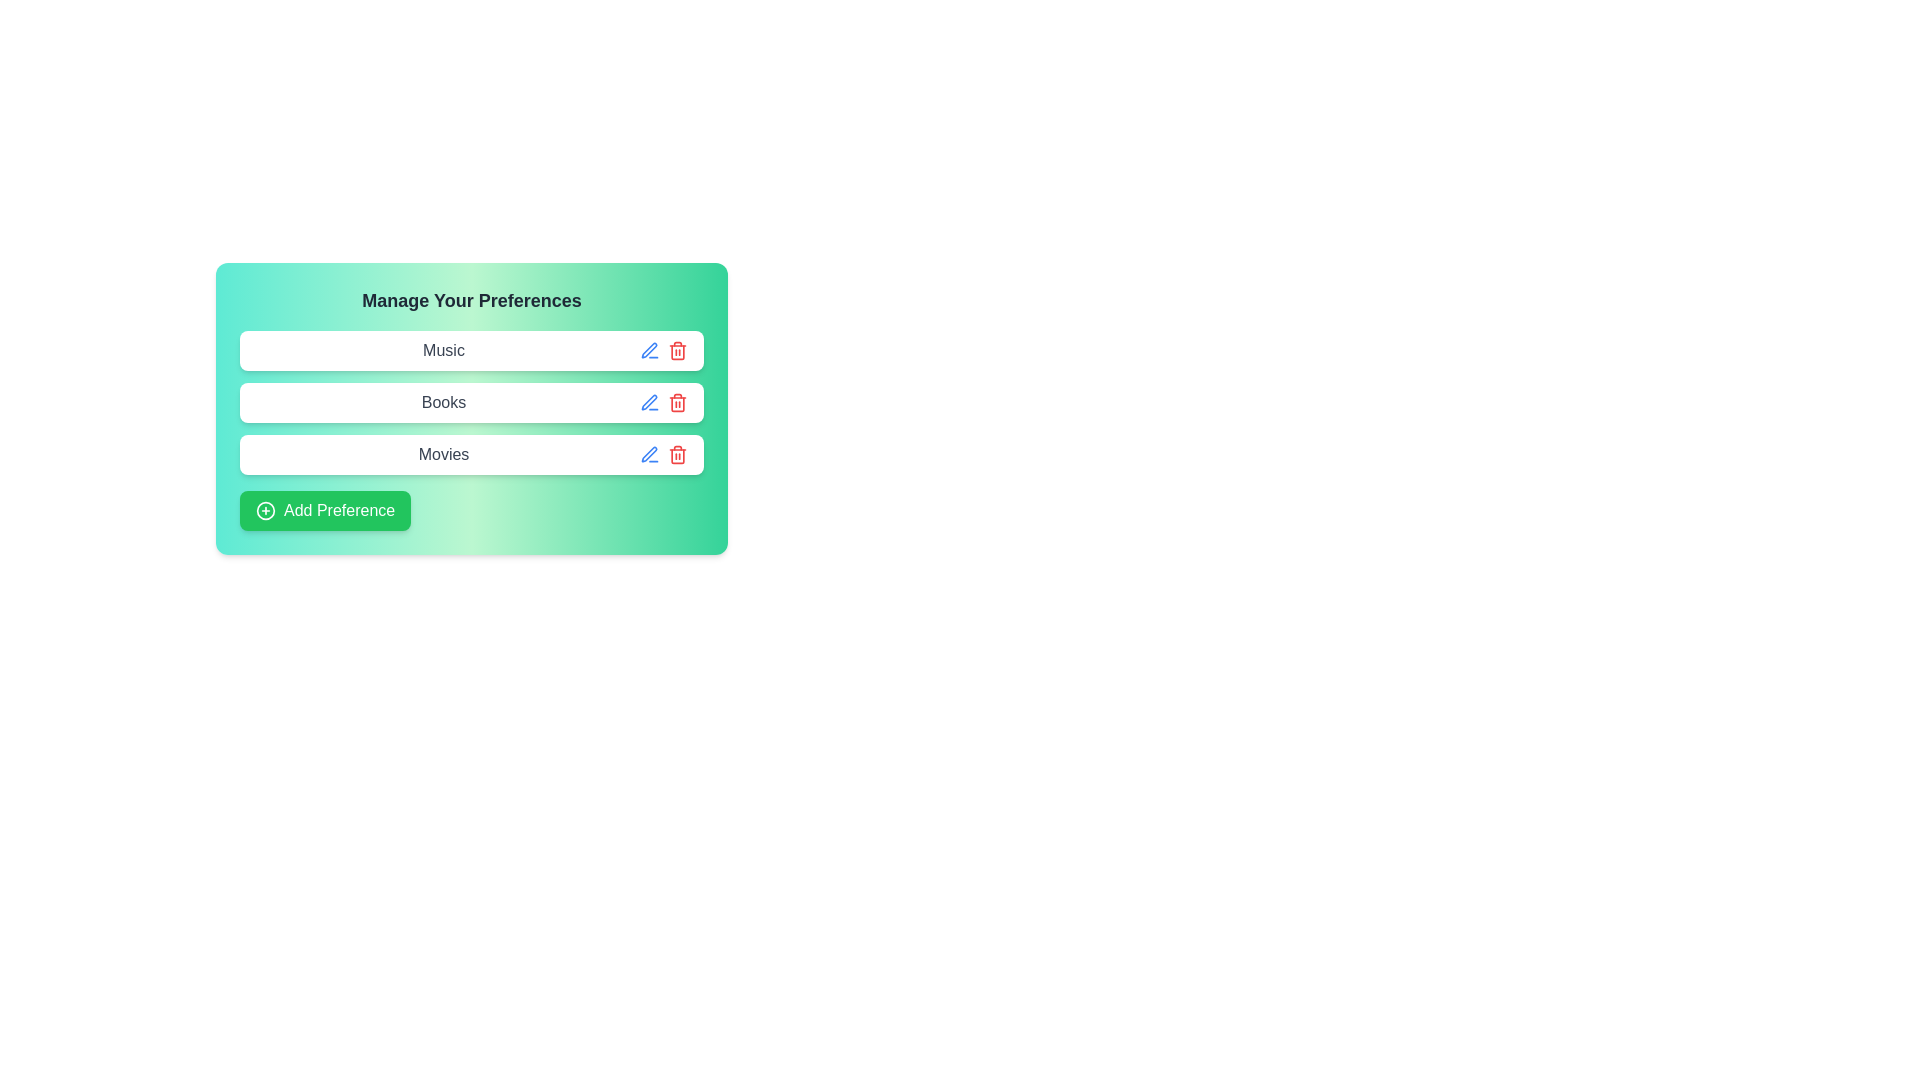 This screenshot has height=1080, width=1920. I want to click on the 'Add Preference' button, so click(325, 509).